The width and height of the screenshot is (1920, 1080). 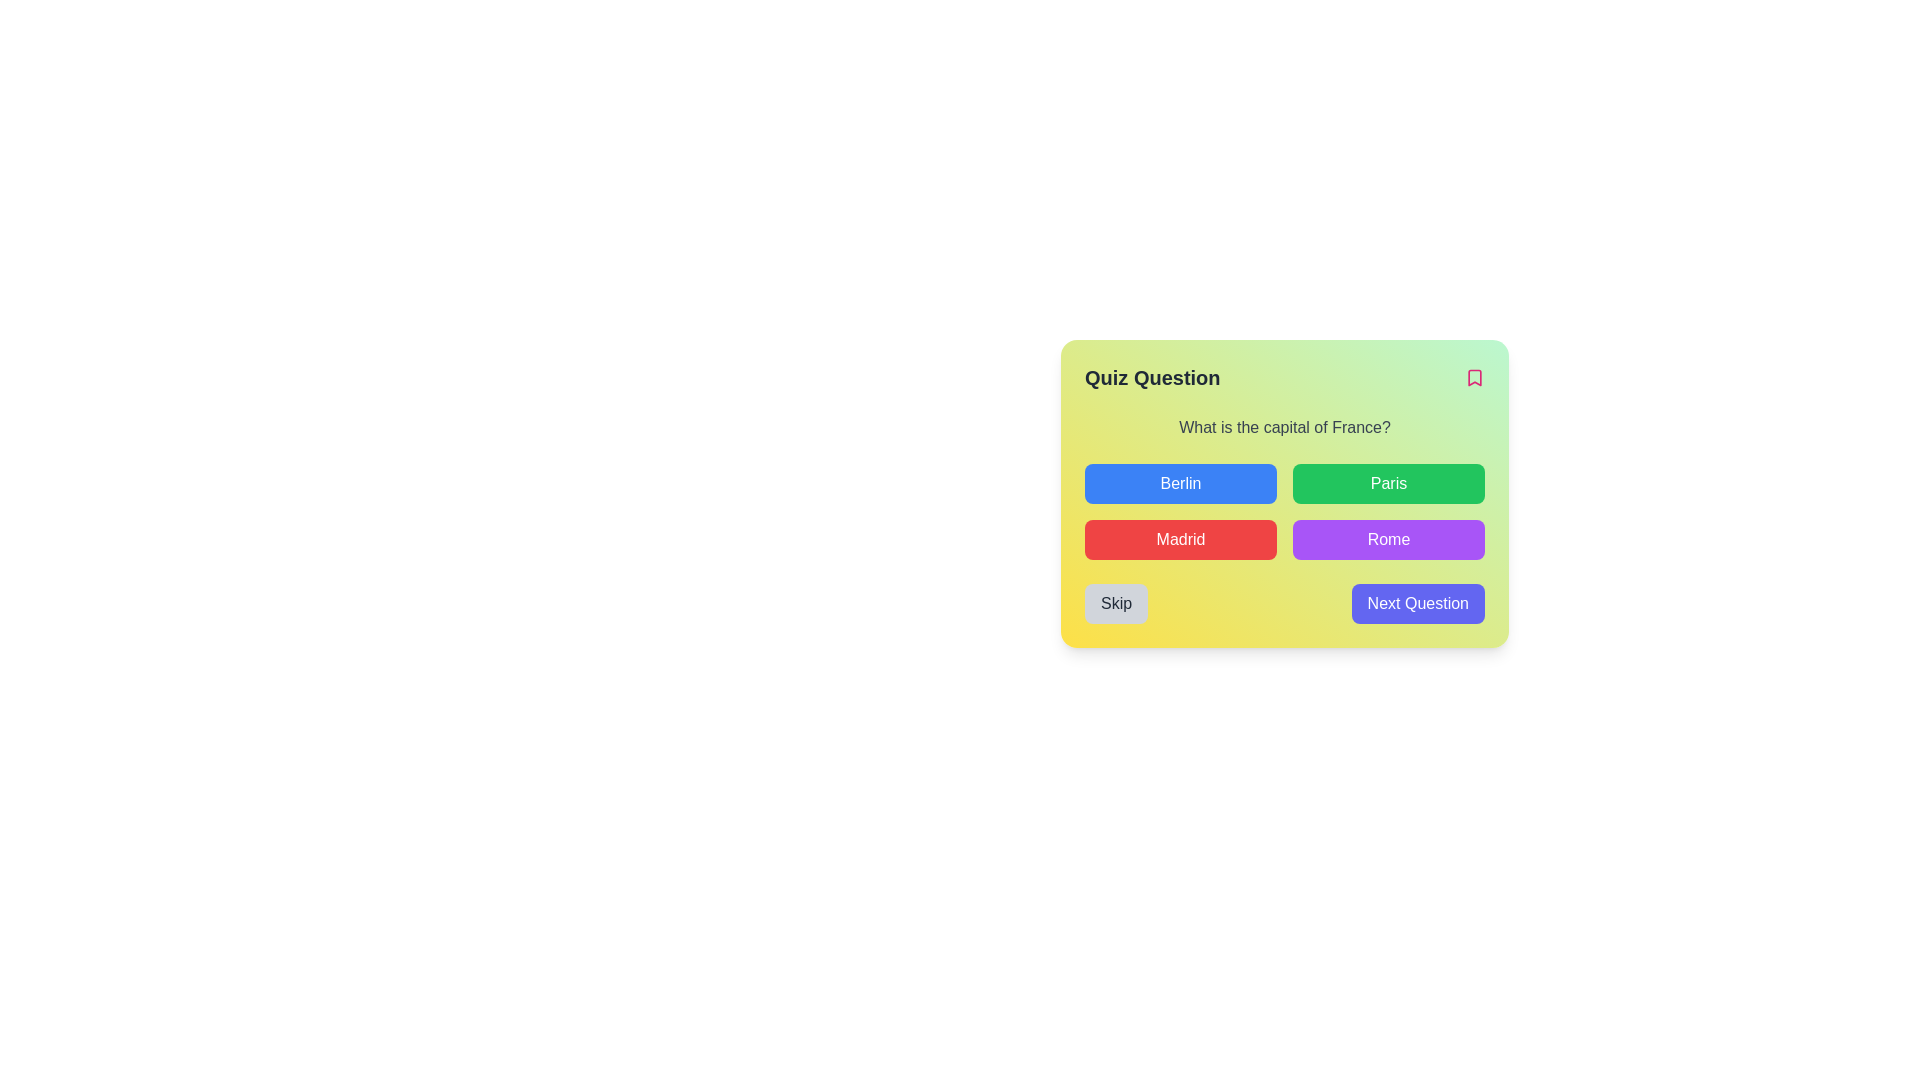 What do you see at coordinates (1387, 483) in the screenshot?
I see `the button labeled 'Paris' which is located in the second column of the first row of a grid layout, positioned to the right of 'Berlin' and directly above 'Rome', to trigger a hover state` at bounding box center [1387, 483].